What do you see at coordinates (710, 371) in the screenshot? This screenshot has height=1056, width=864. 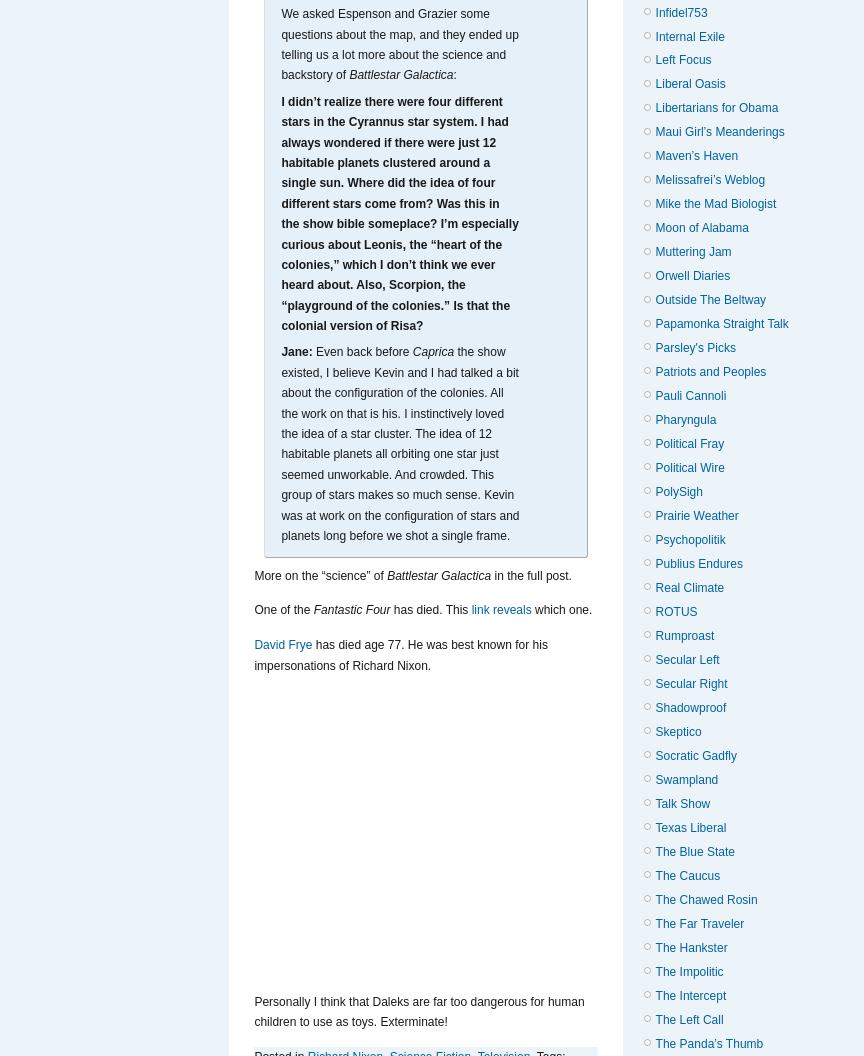 I see `'Patriots and Peoples'` at bounding box center [710, 371].